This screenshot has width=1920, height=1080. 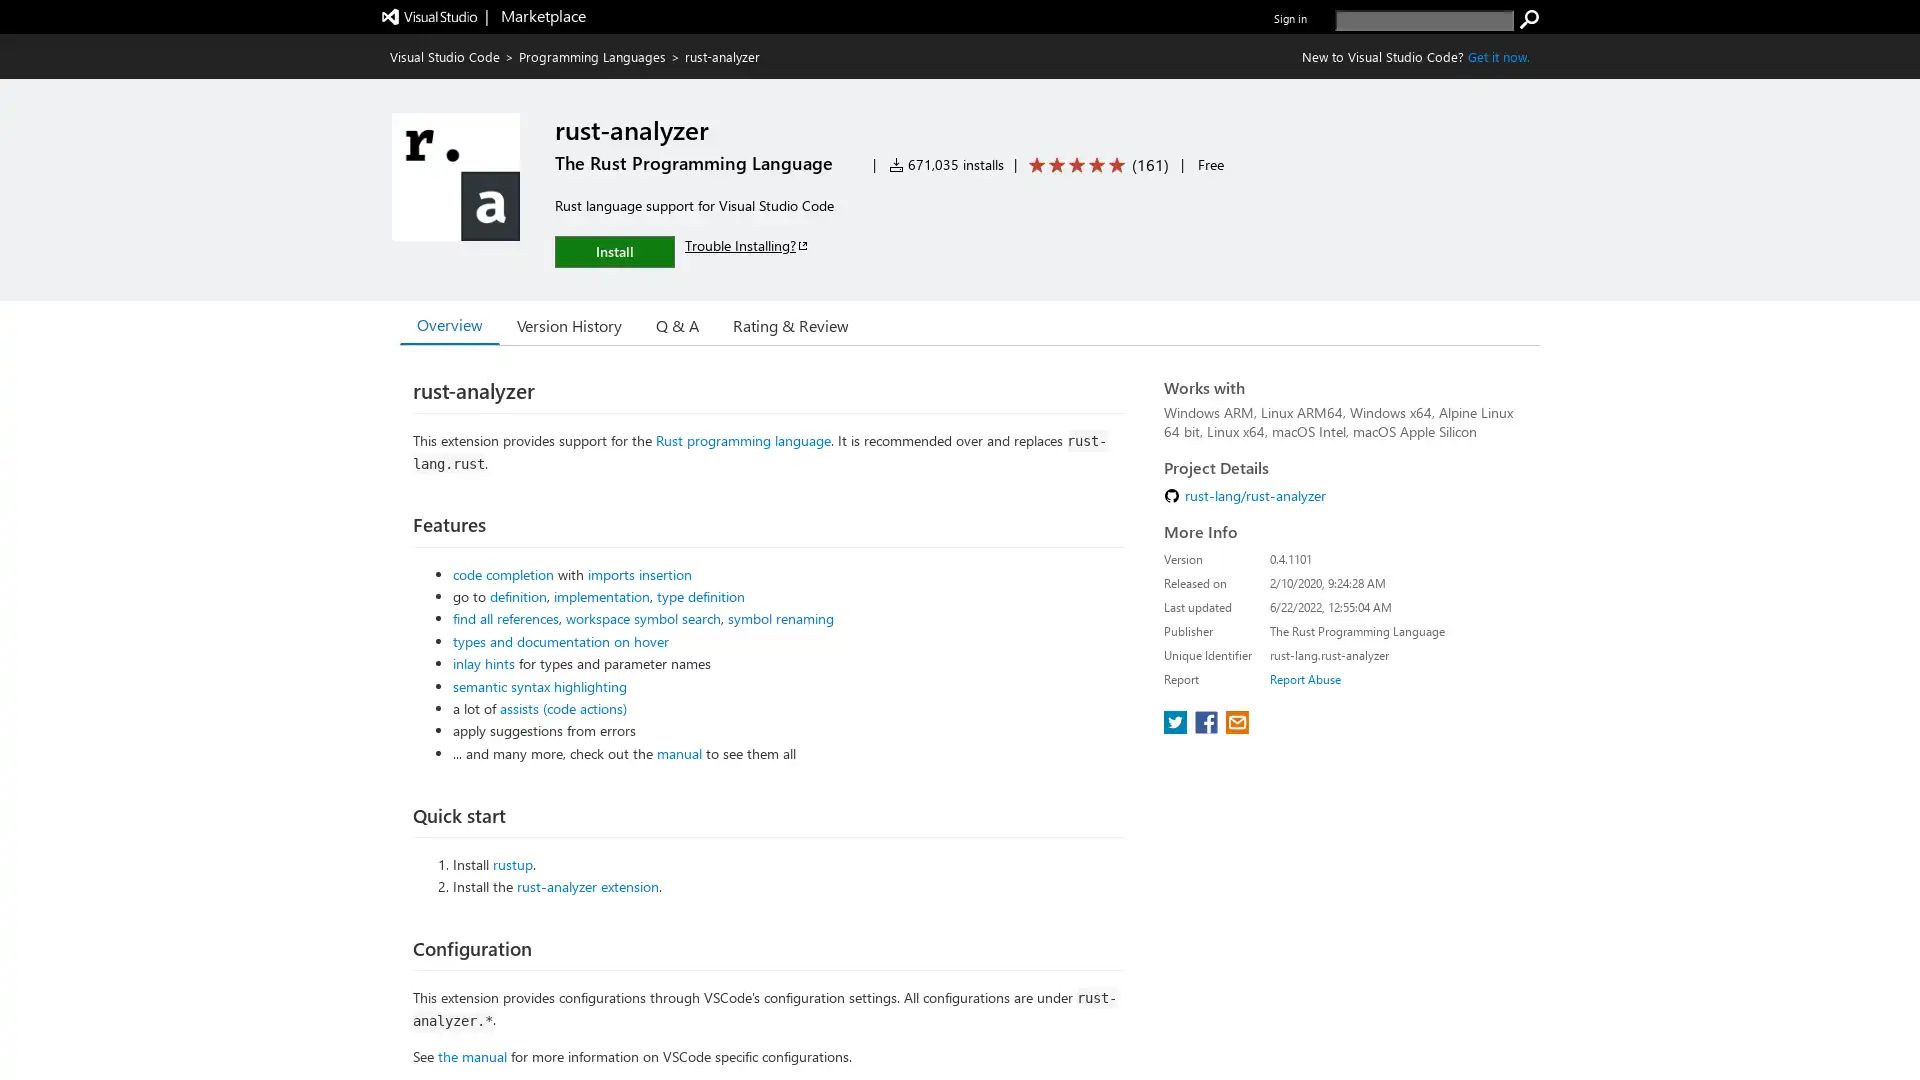 I want to click on Rating & Review, so click(x=790, y=323).